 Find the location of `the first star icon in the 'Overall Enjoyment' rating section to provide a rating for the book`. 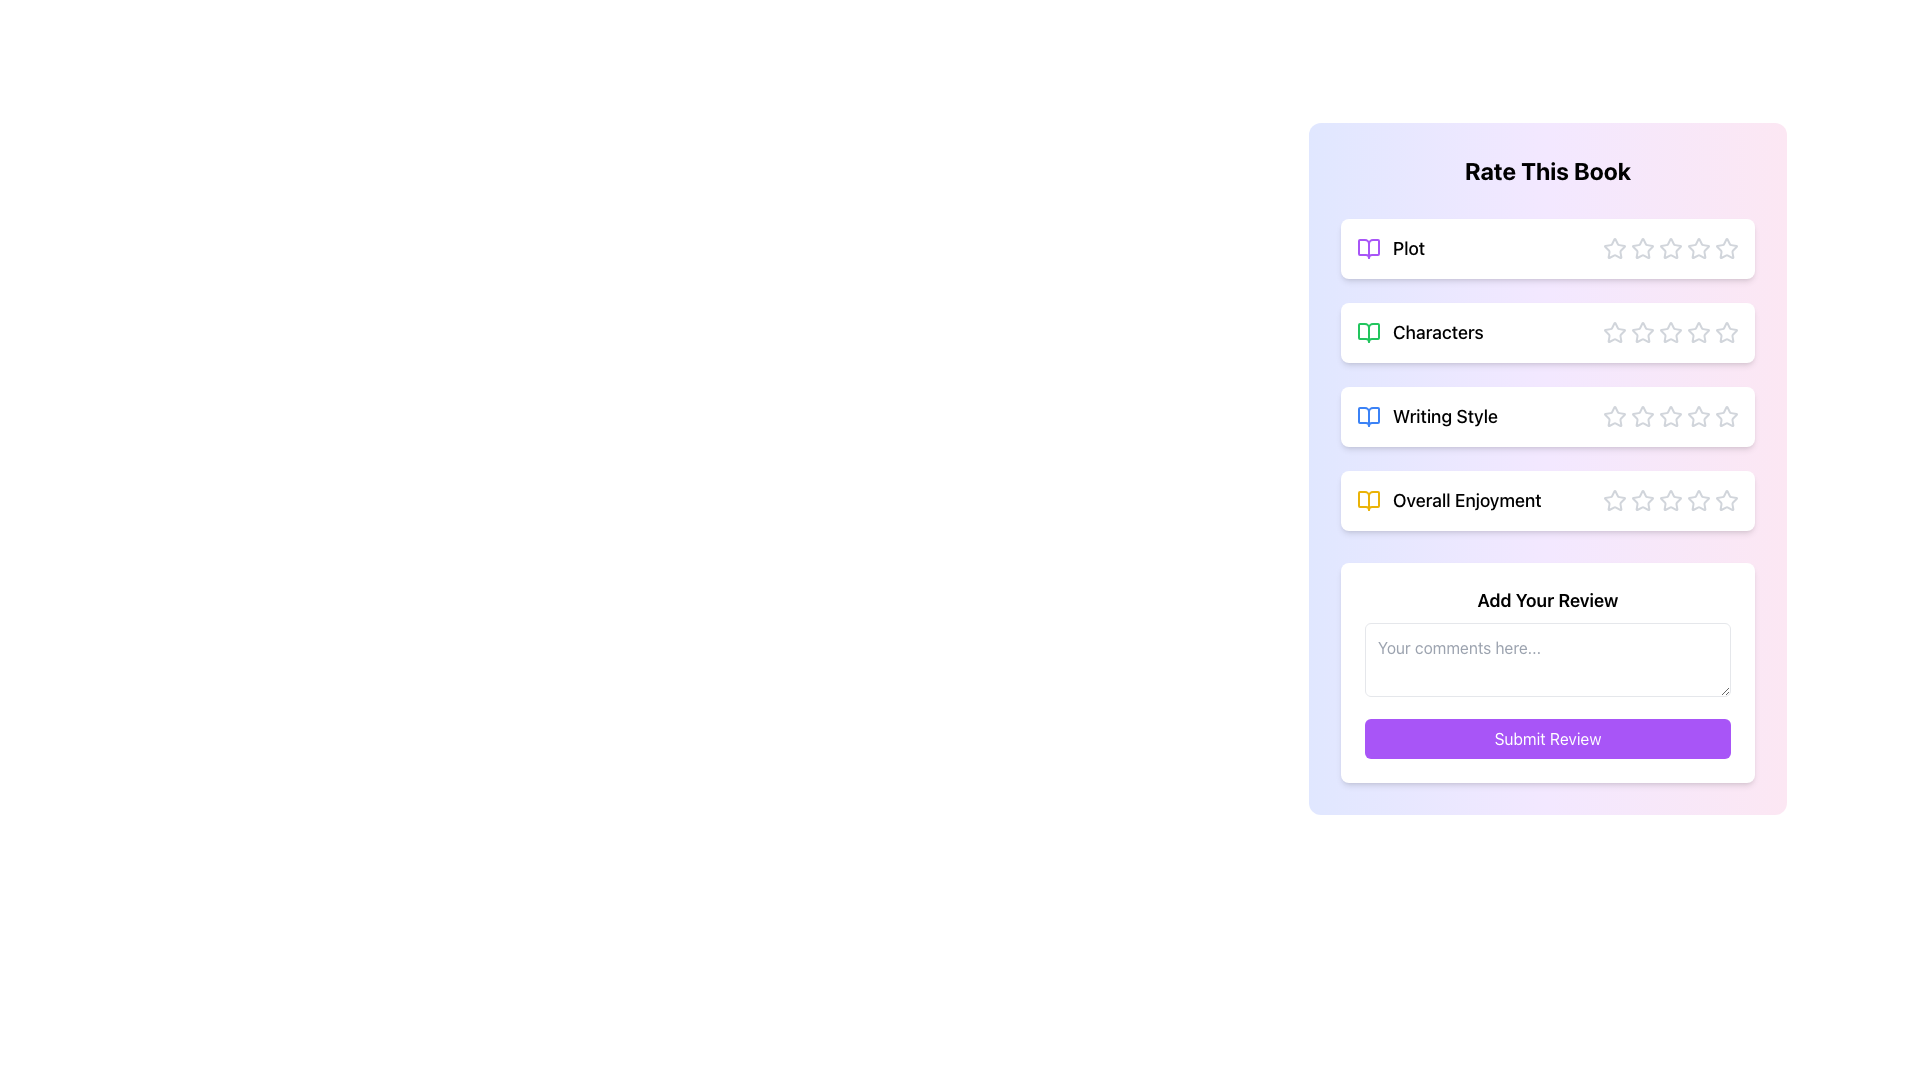

the first star icon in the 'Overall Enjoyment' rating section to provide a rating for the book is located at coordinates (1614, 500).